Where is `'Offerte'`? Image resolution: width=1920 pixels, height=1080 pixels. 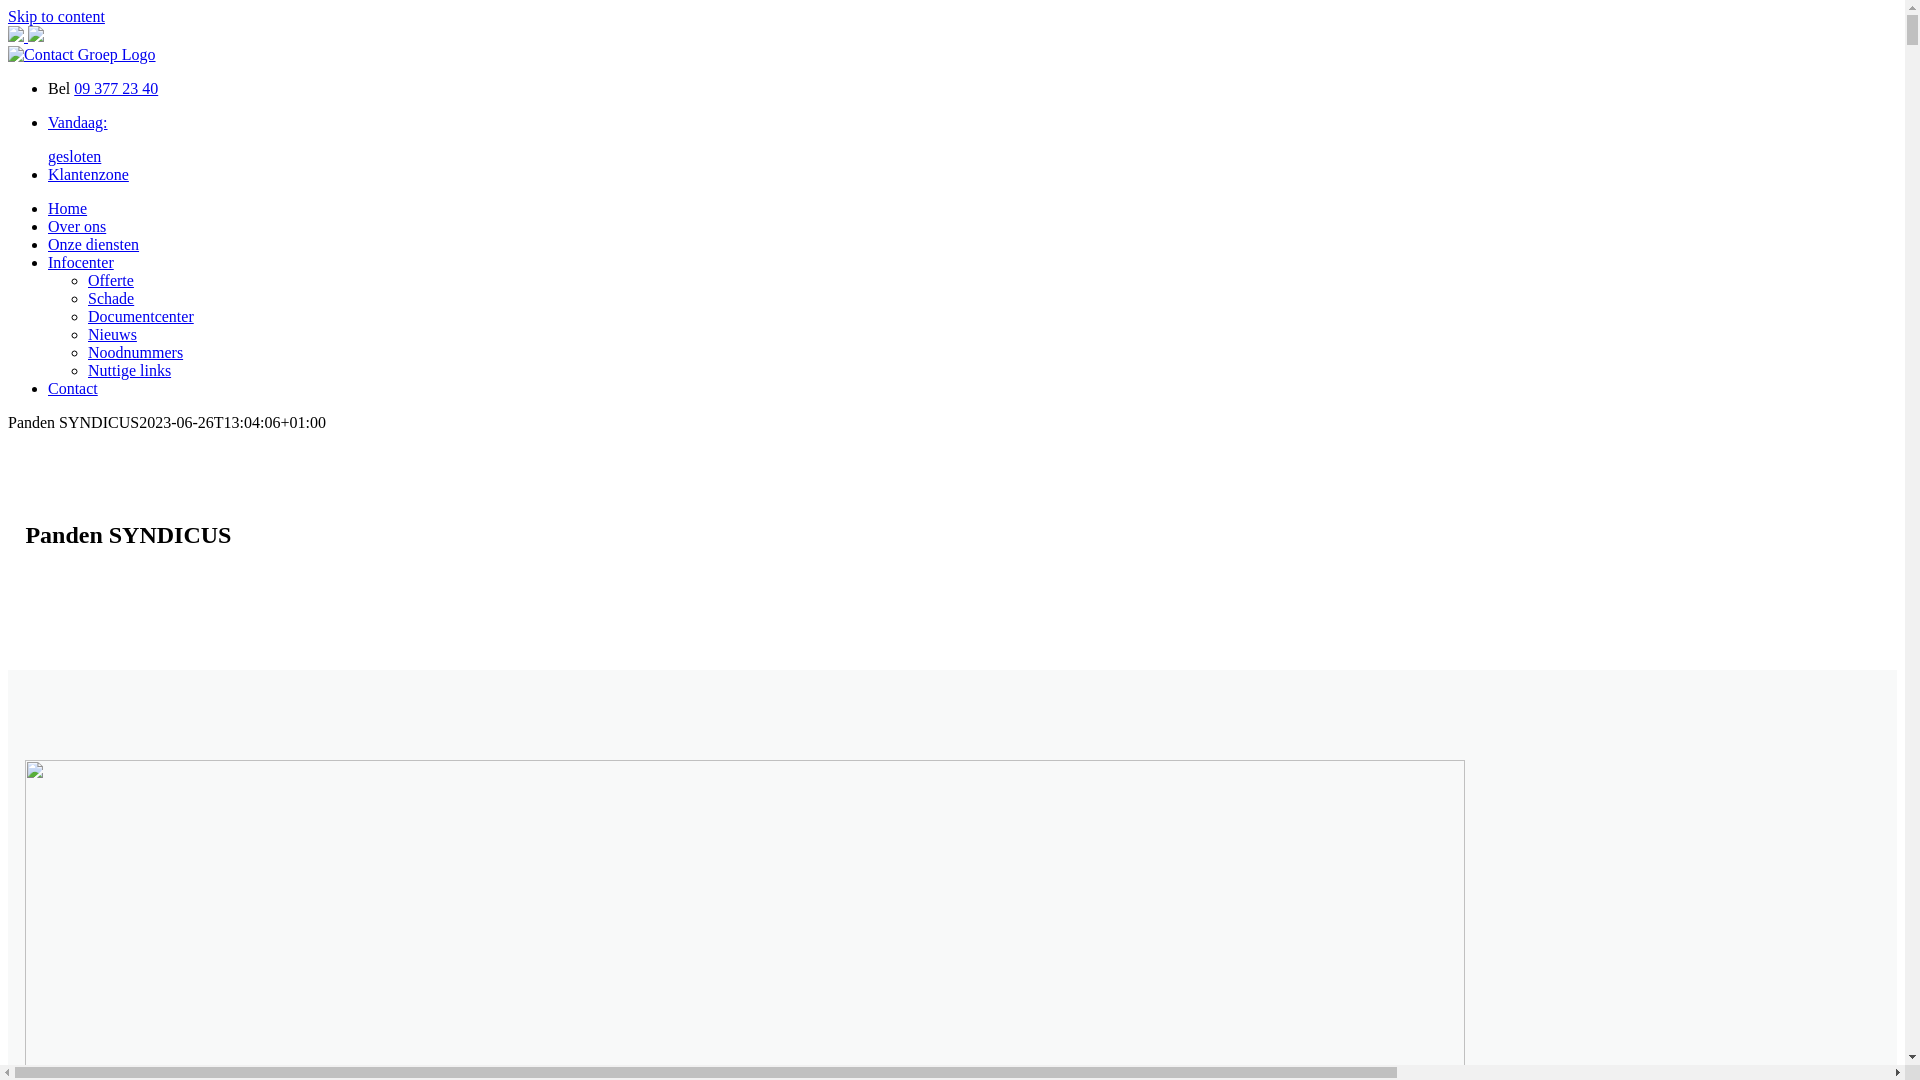 'Offerte' is located at coordinates (86, 280).